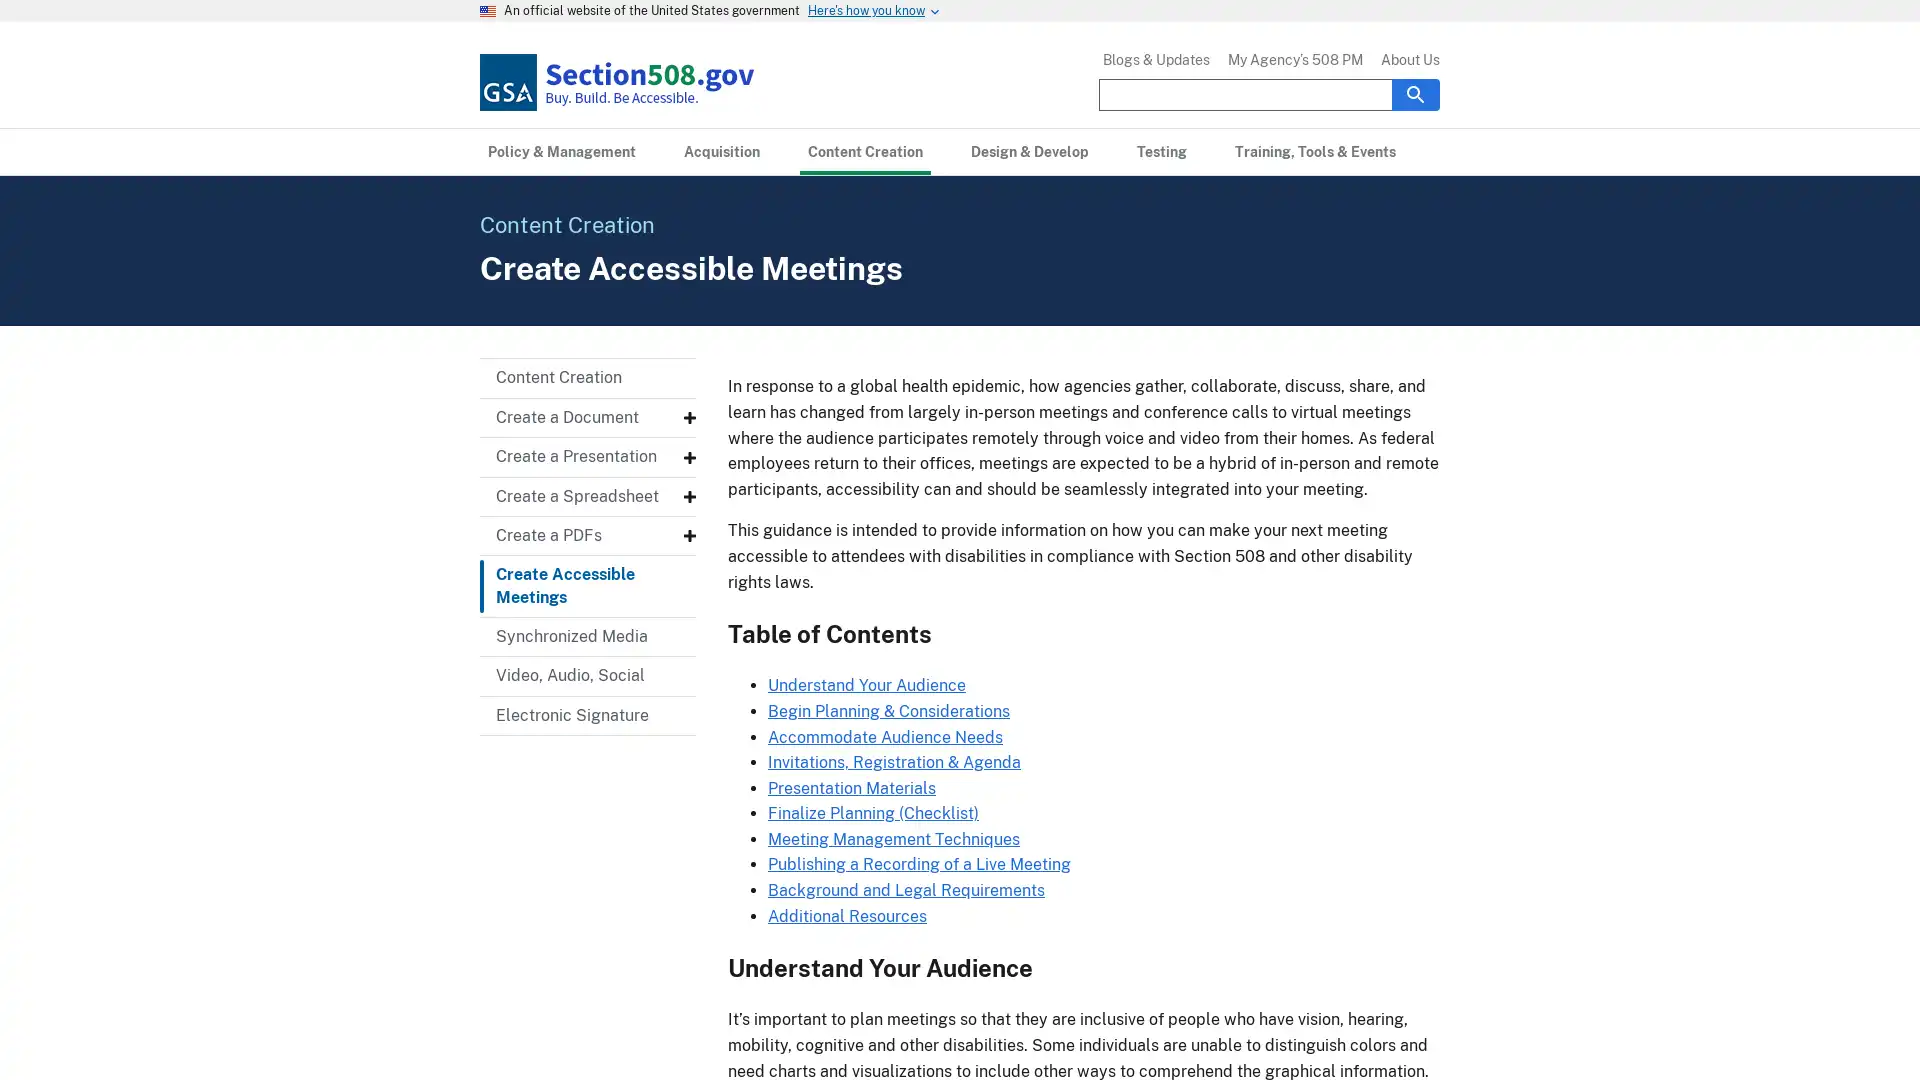 The image size is (1920, 1080). I want to click on Here's how you know, so click(866, 11).